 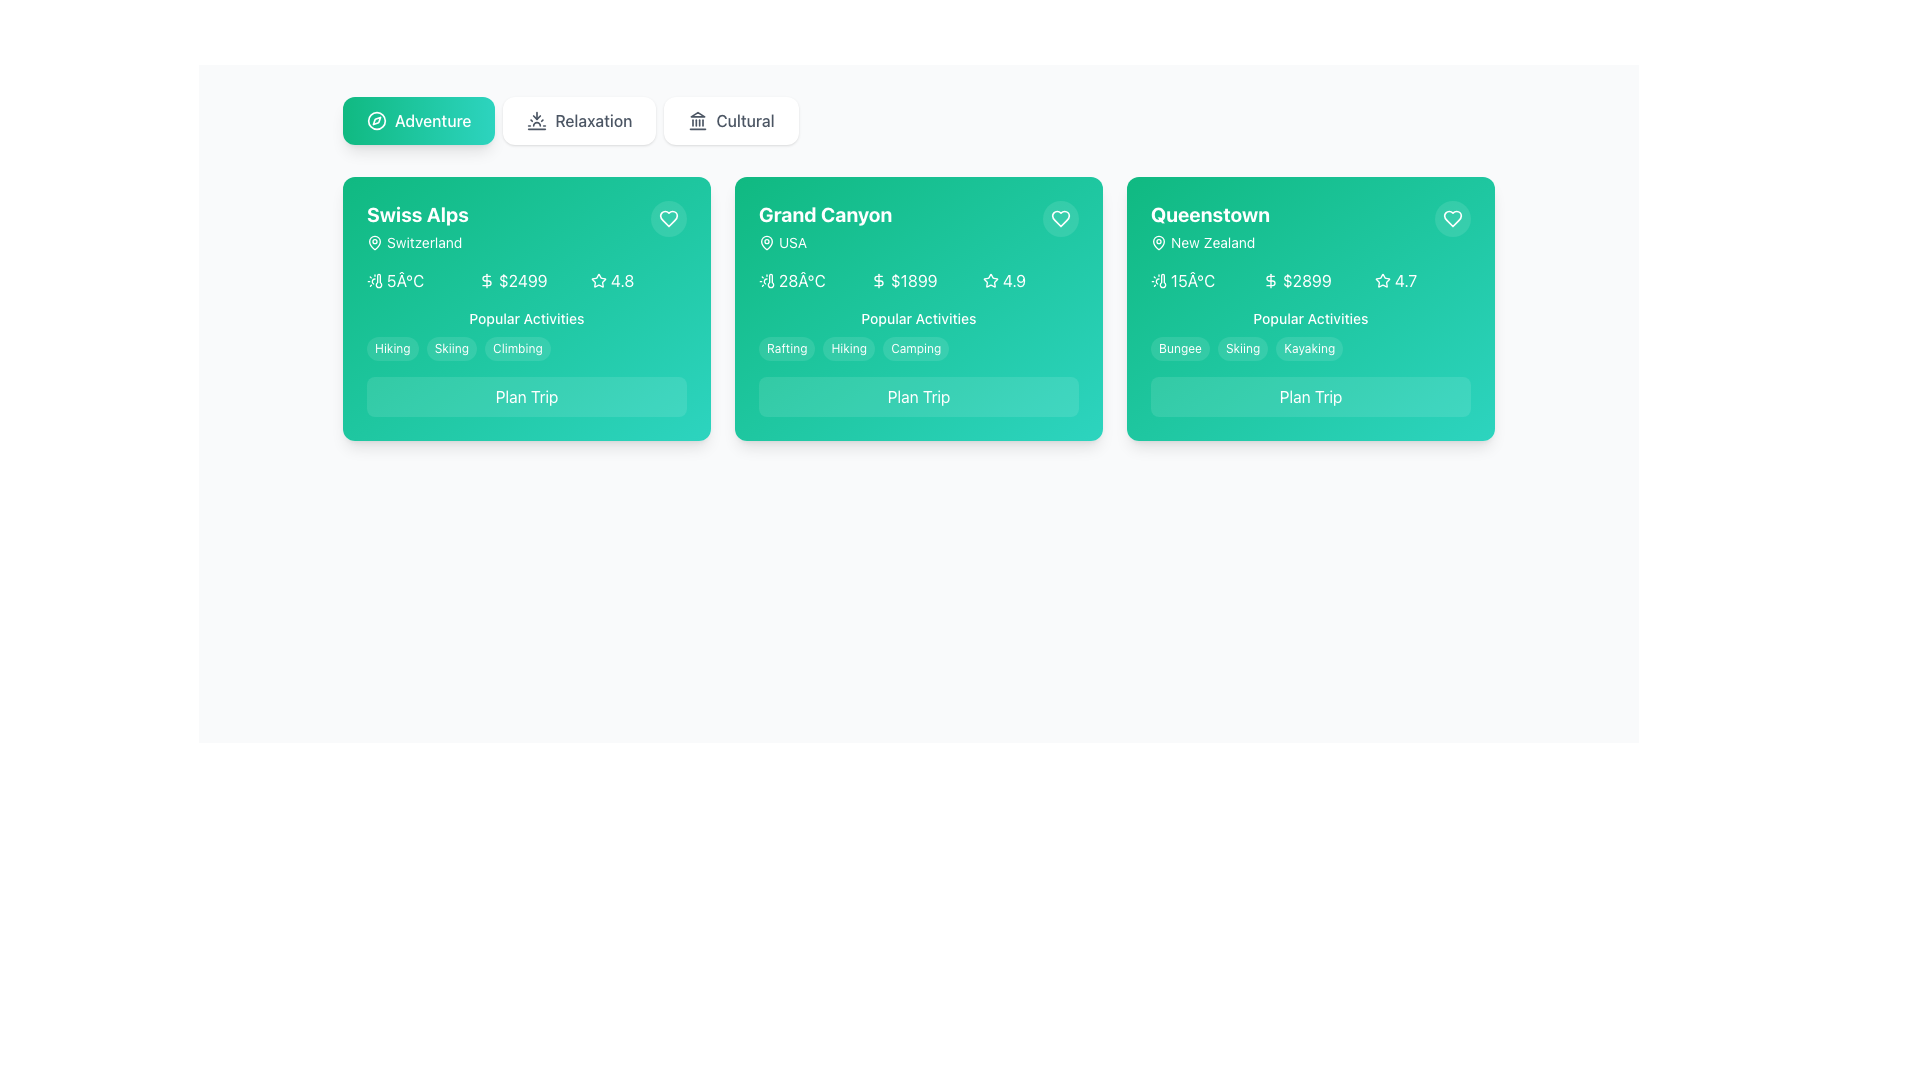 I want to click on the 'Plan Trip' button, which is a rounded rectangular button with a gradient teal background located in the bottom section of the 'Grand Canyon' card, so click(x=917, y=397).